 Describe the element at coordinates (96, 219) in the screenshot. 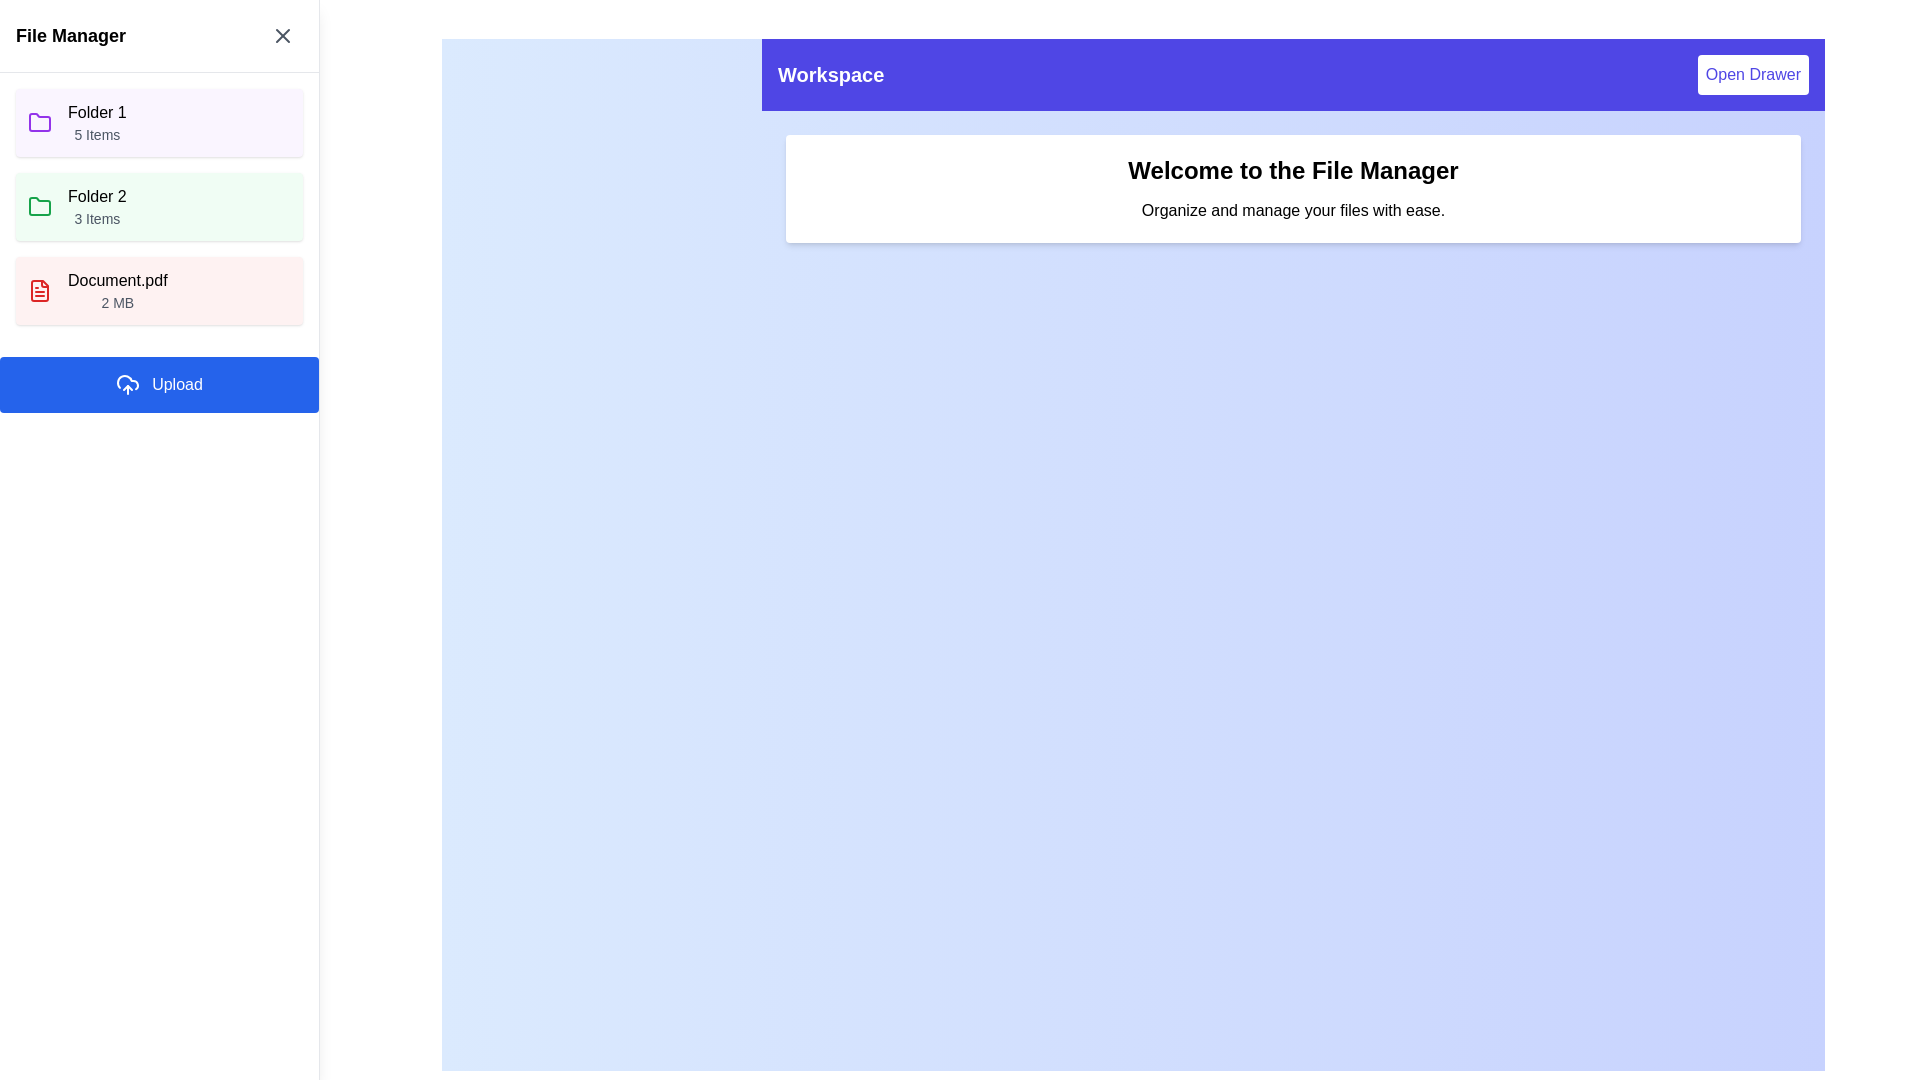

I see `text label that displays '3 Items' located in the left sidebar under the 'Folder 2' label, which is styled with a light green background` at that location.